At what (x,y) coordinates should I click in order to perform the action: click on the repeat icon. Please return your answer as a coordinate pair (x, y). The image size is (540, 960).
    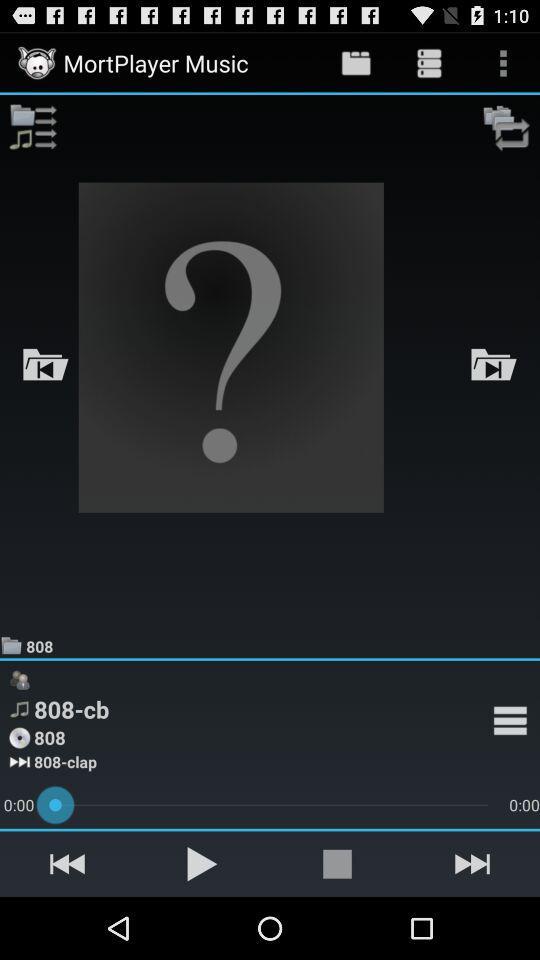
    Looking at the image, I should click on (507, 135).